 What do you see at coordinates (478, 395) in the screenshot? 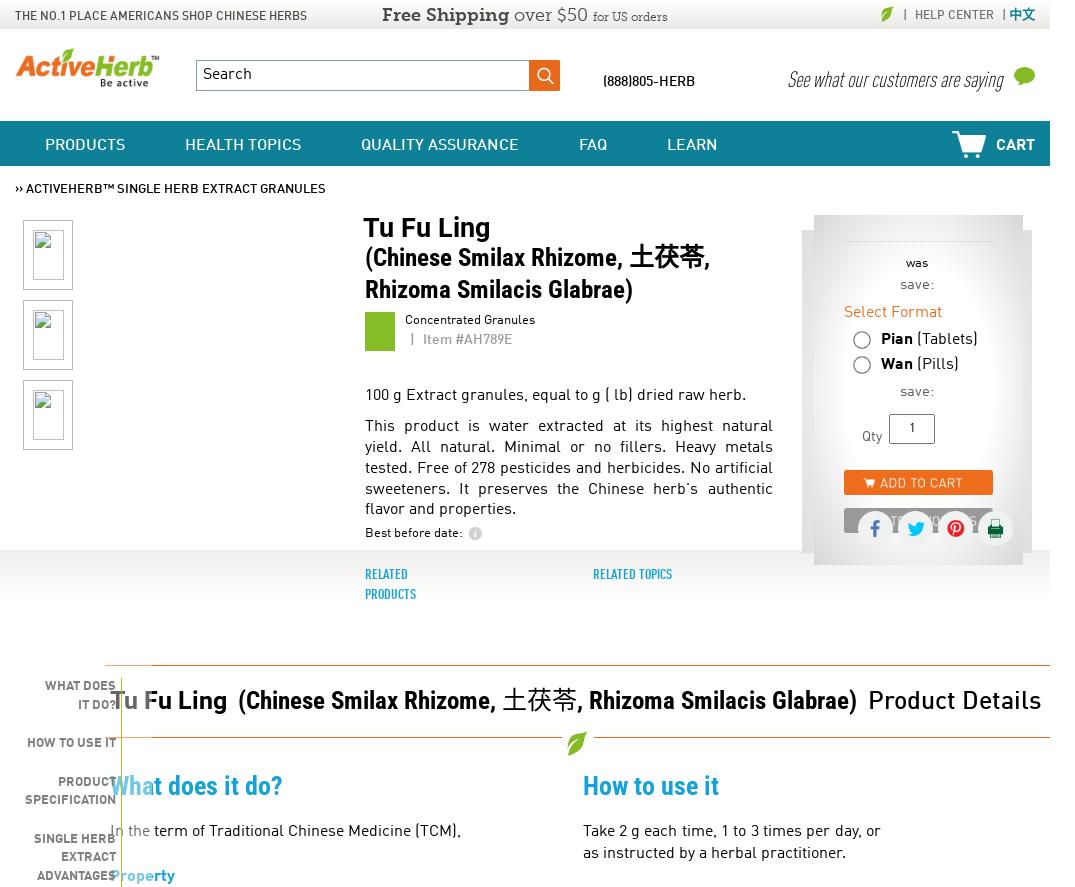
I see `'100 g Extract granules, equal to'` at bounding box center [478, 395].